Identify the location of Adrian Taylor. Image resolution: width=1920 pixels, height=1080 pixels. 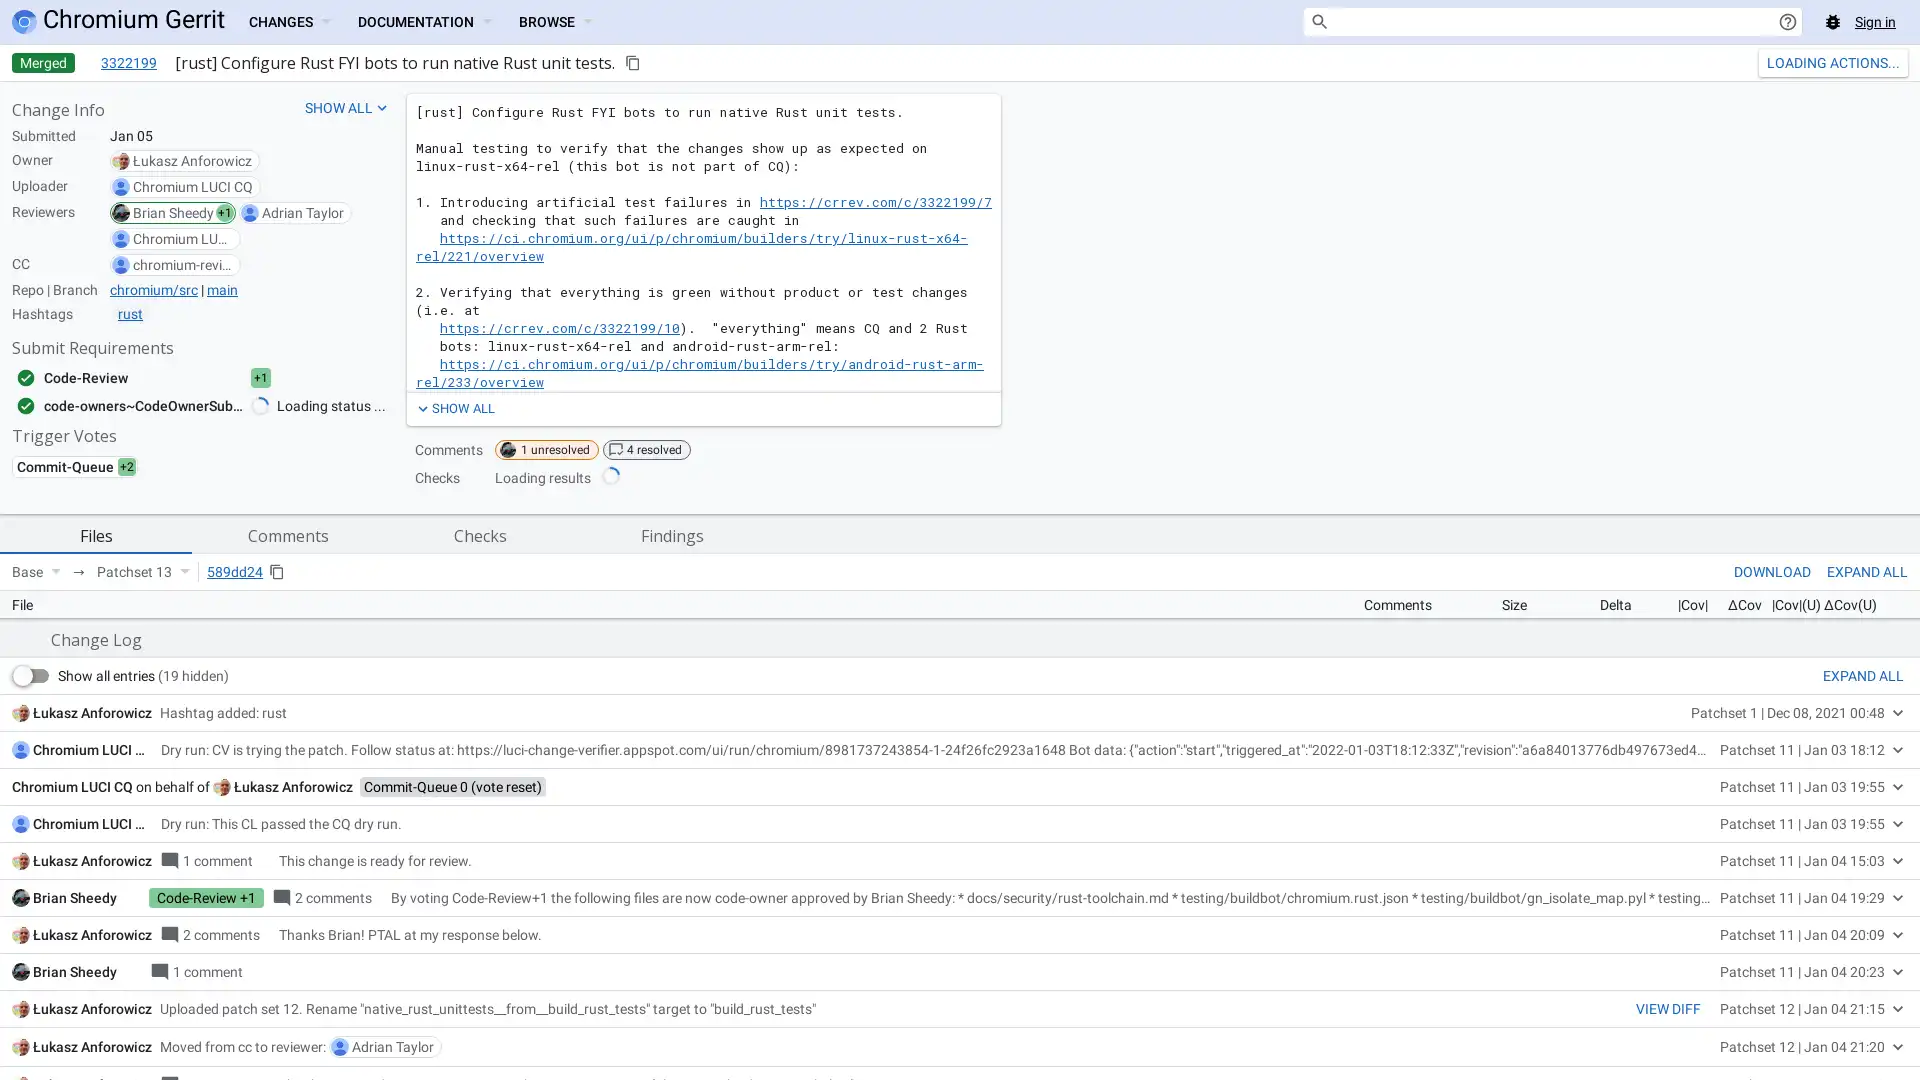
(301, 212).